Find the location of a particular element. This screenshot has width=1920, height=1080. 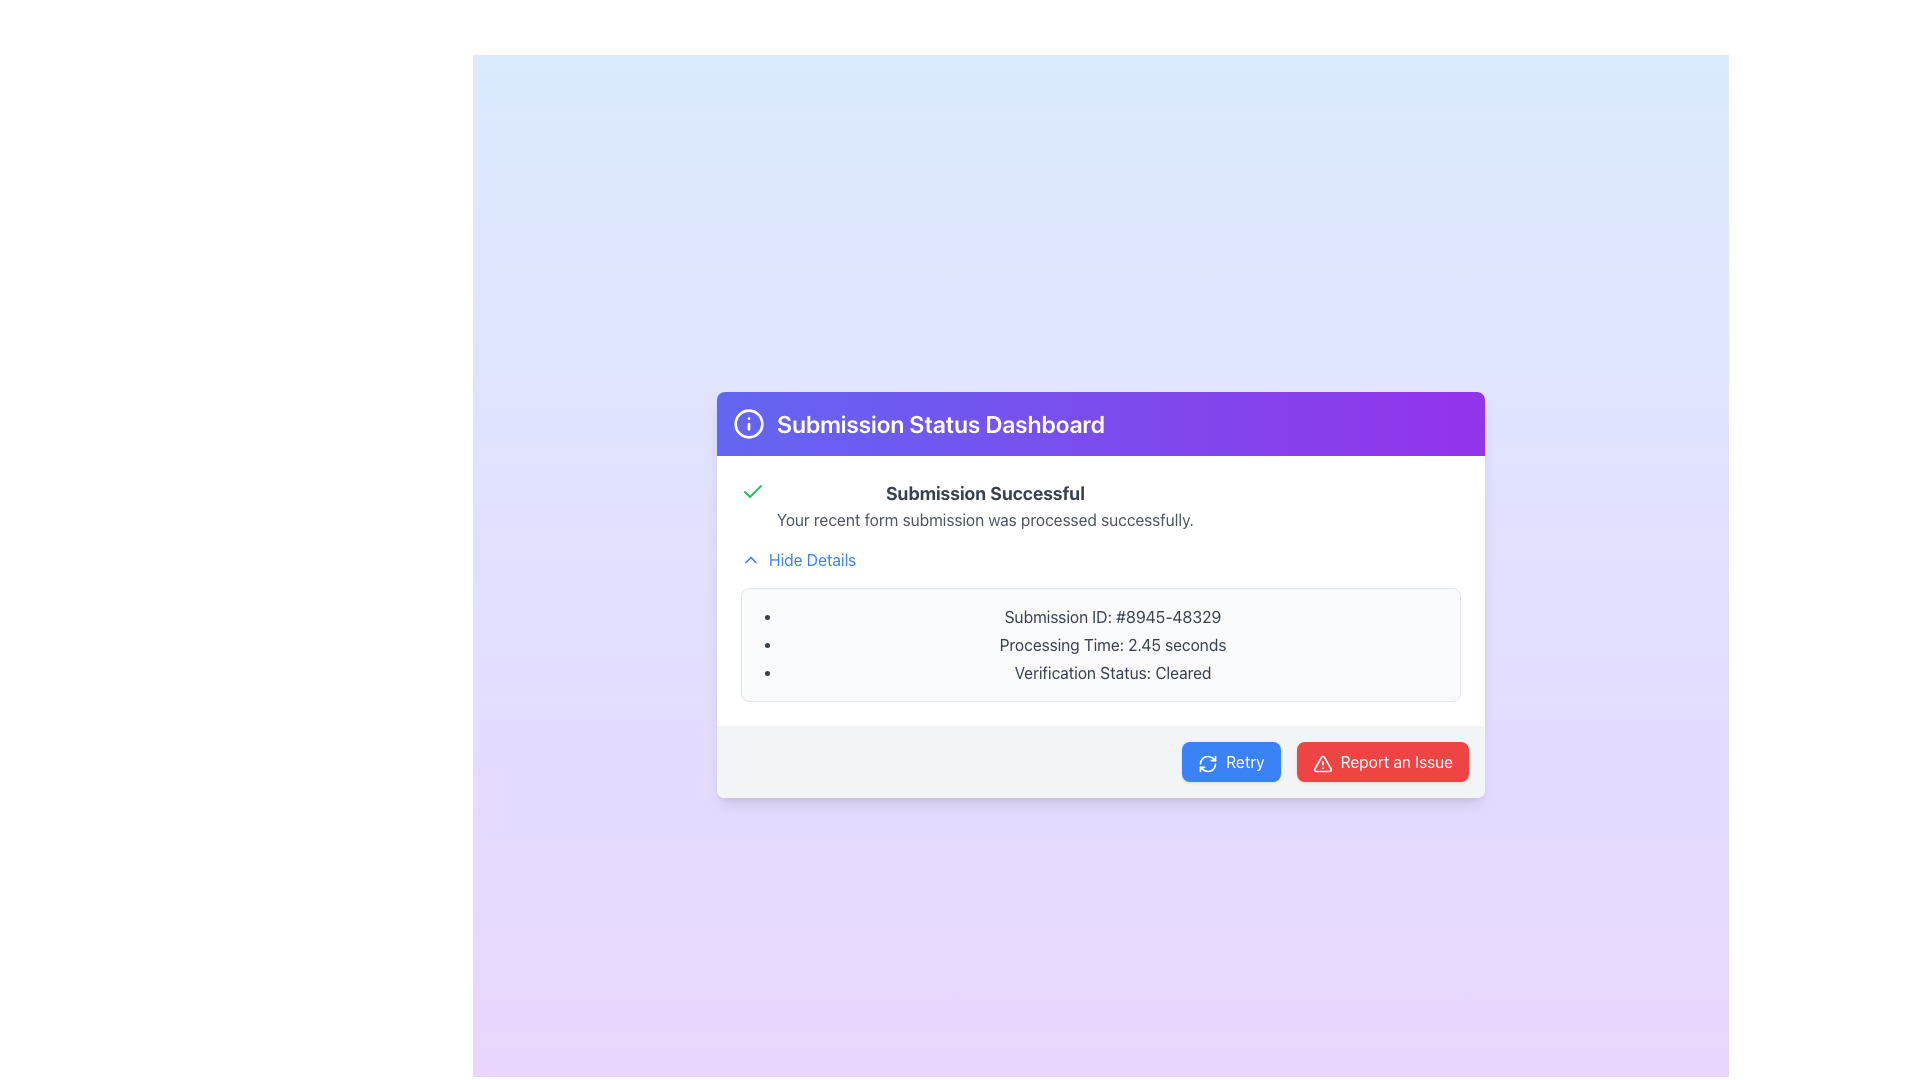

the prominent notification headline text label indicating successful submission processing, which is centrally located in the dashboard component is located at coordinates (985, 493).